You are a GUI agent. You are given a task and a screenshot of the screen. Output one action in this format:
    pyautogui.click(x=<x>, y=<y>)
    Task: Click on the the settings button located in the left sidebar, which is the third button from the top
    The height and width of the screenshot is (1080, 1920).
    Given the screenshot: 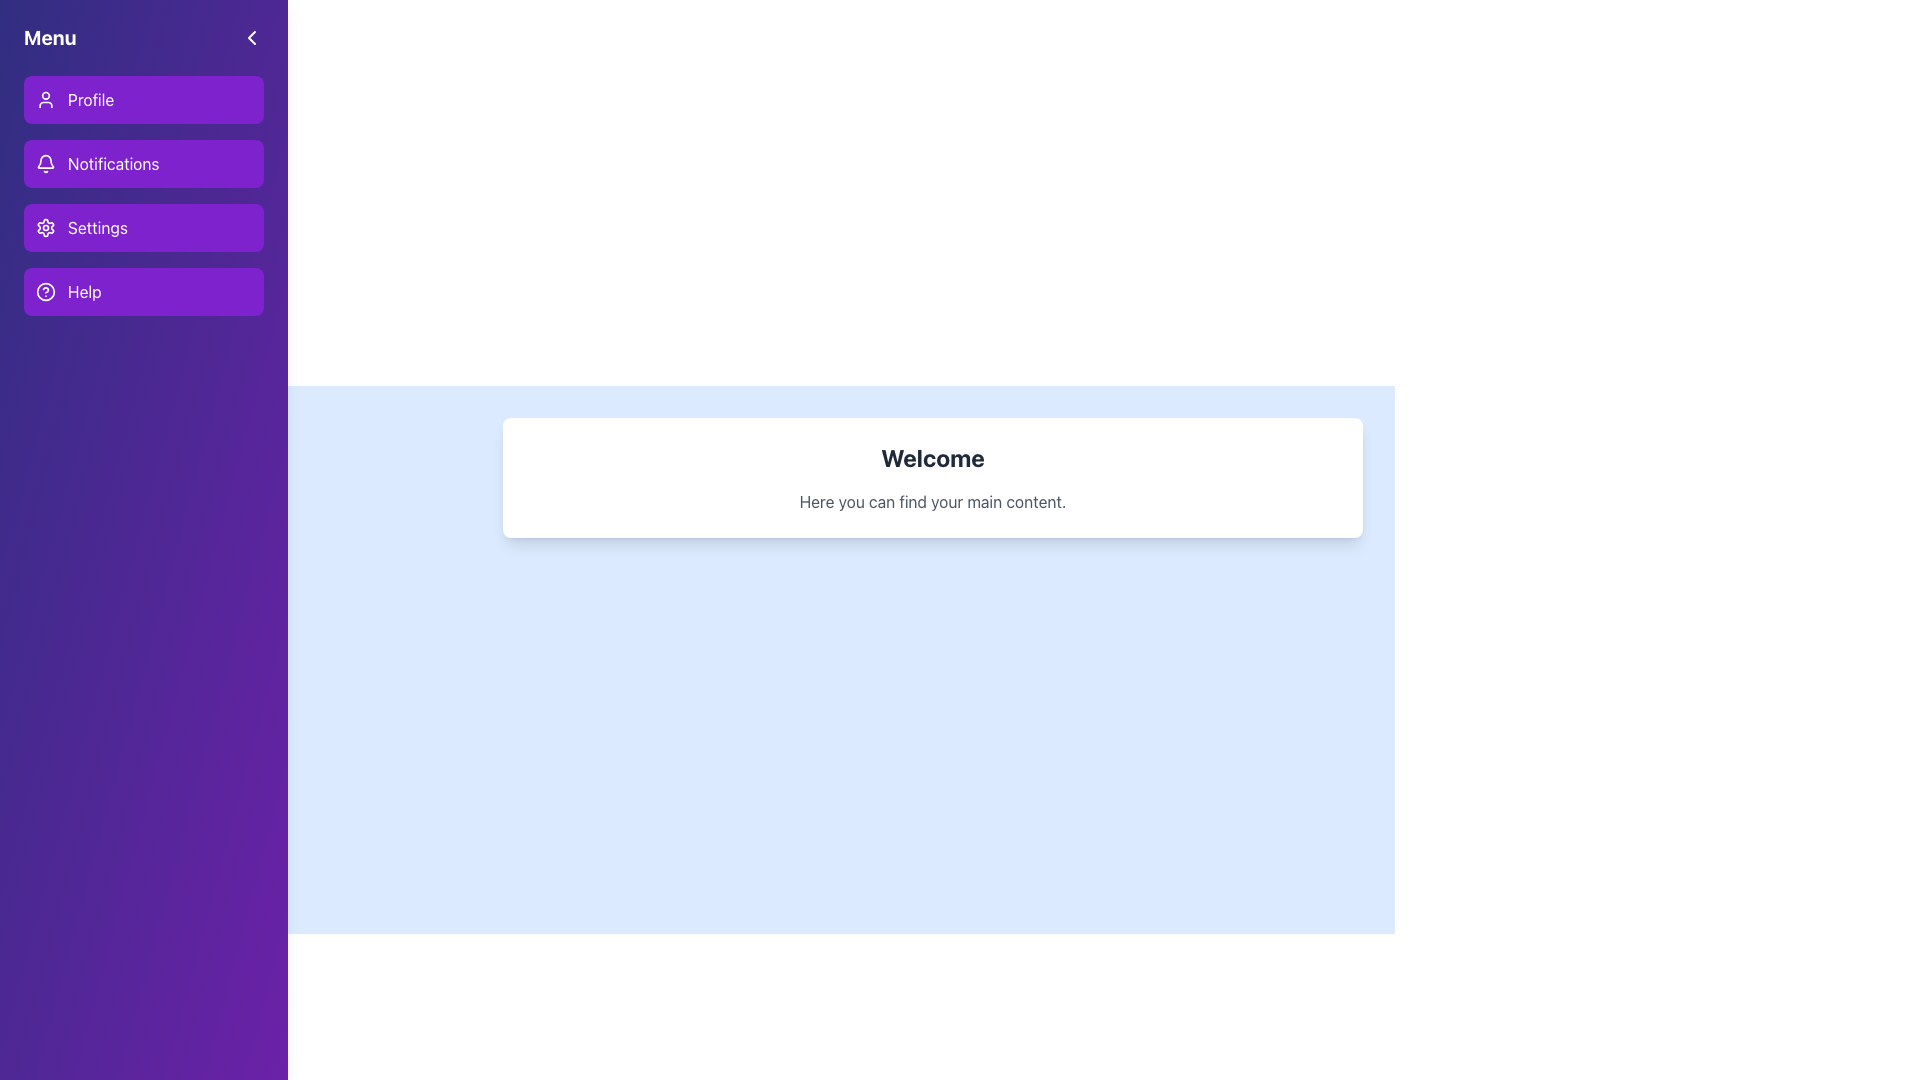 What is the action you would take?
    pyautogui.click(x=143, y=226)
    